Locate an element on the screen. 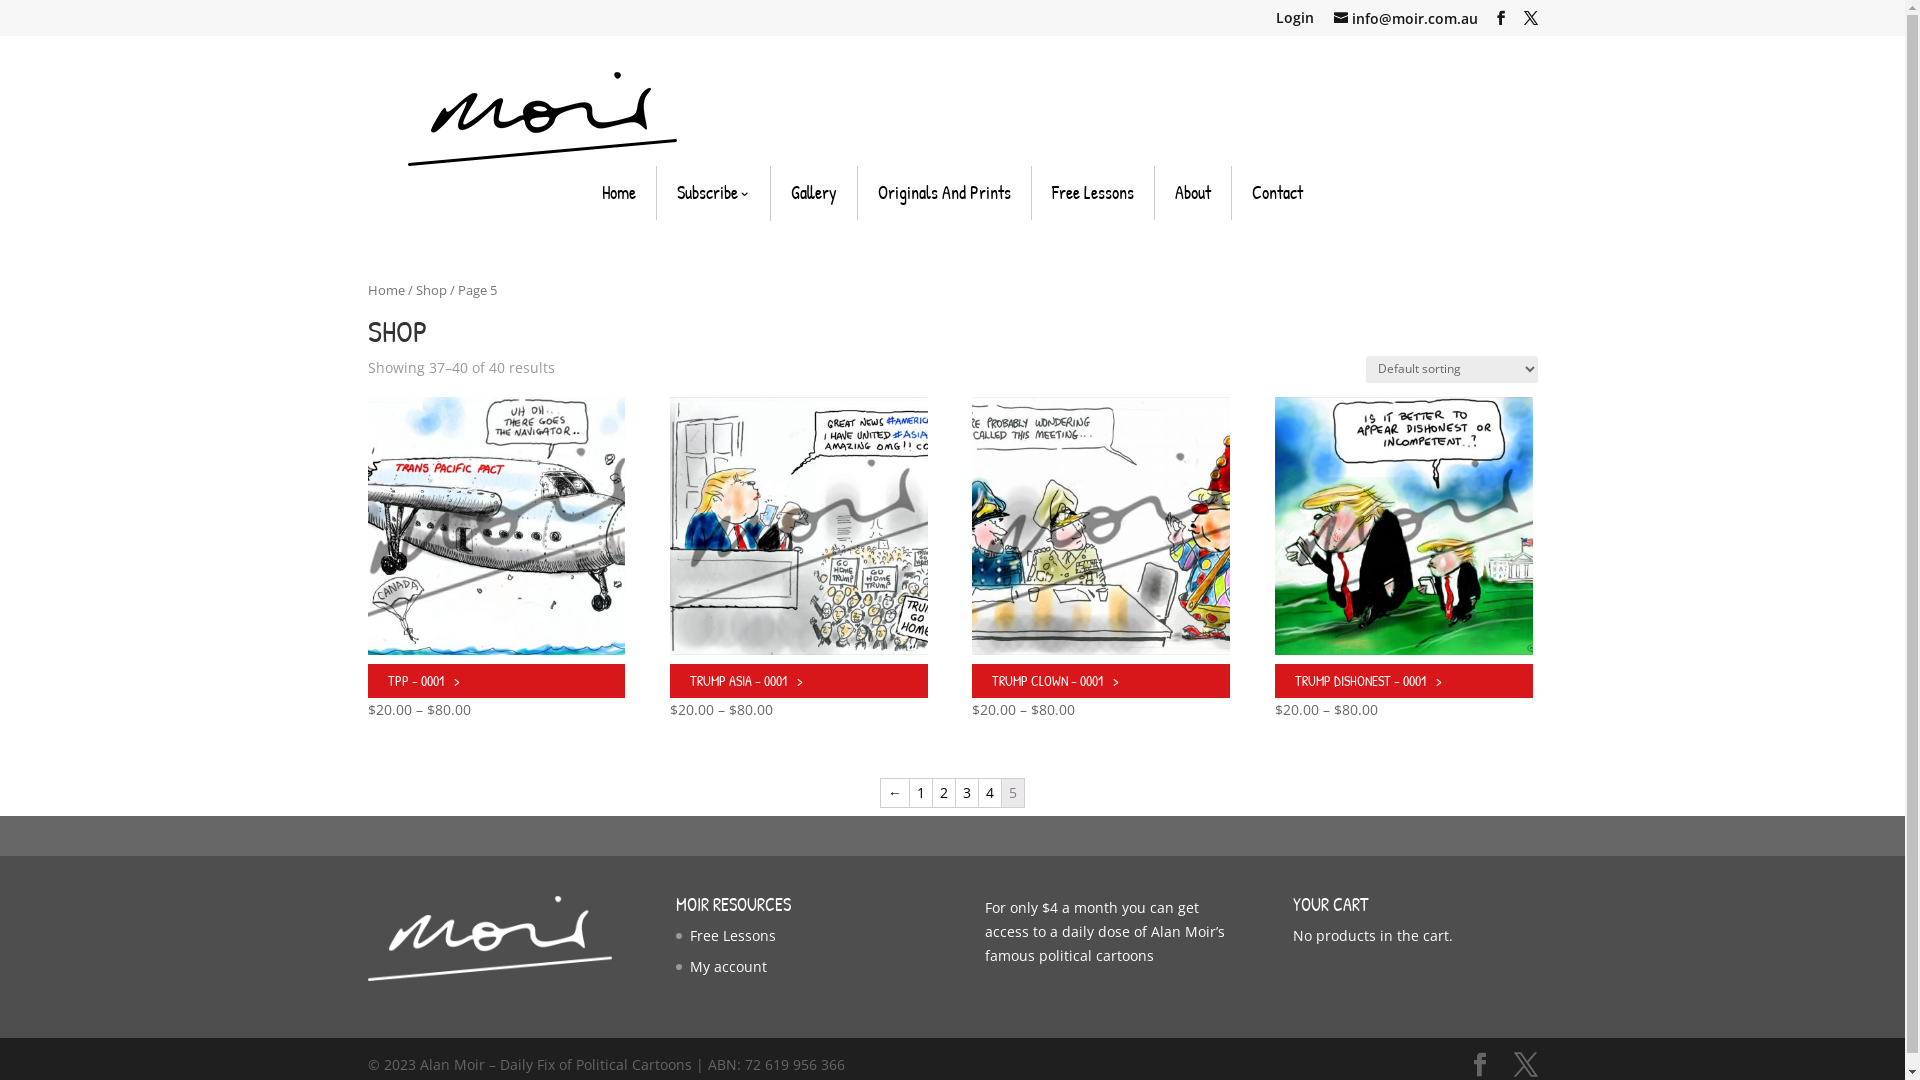  'Home' is located at coordinates (386, 289).